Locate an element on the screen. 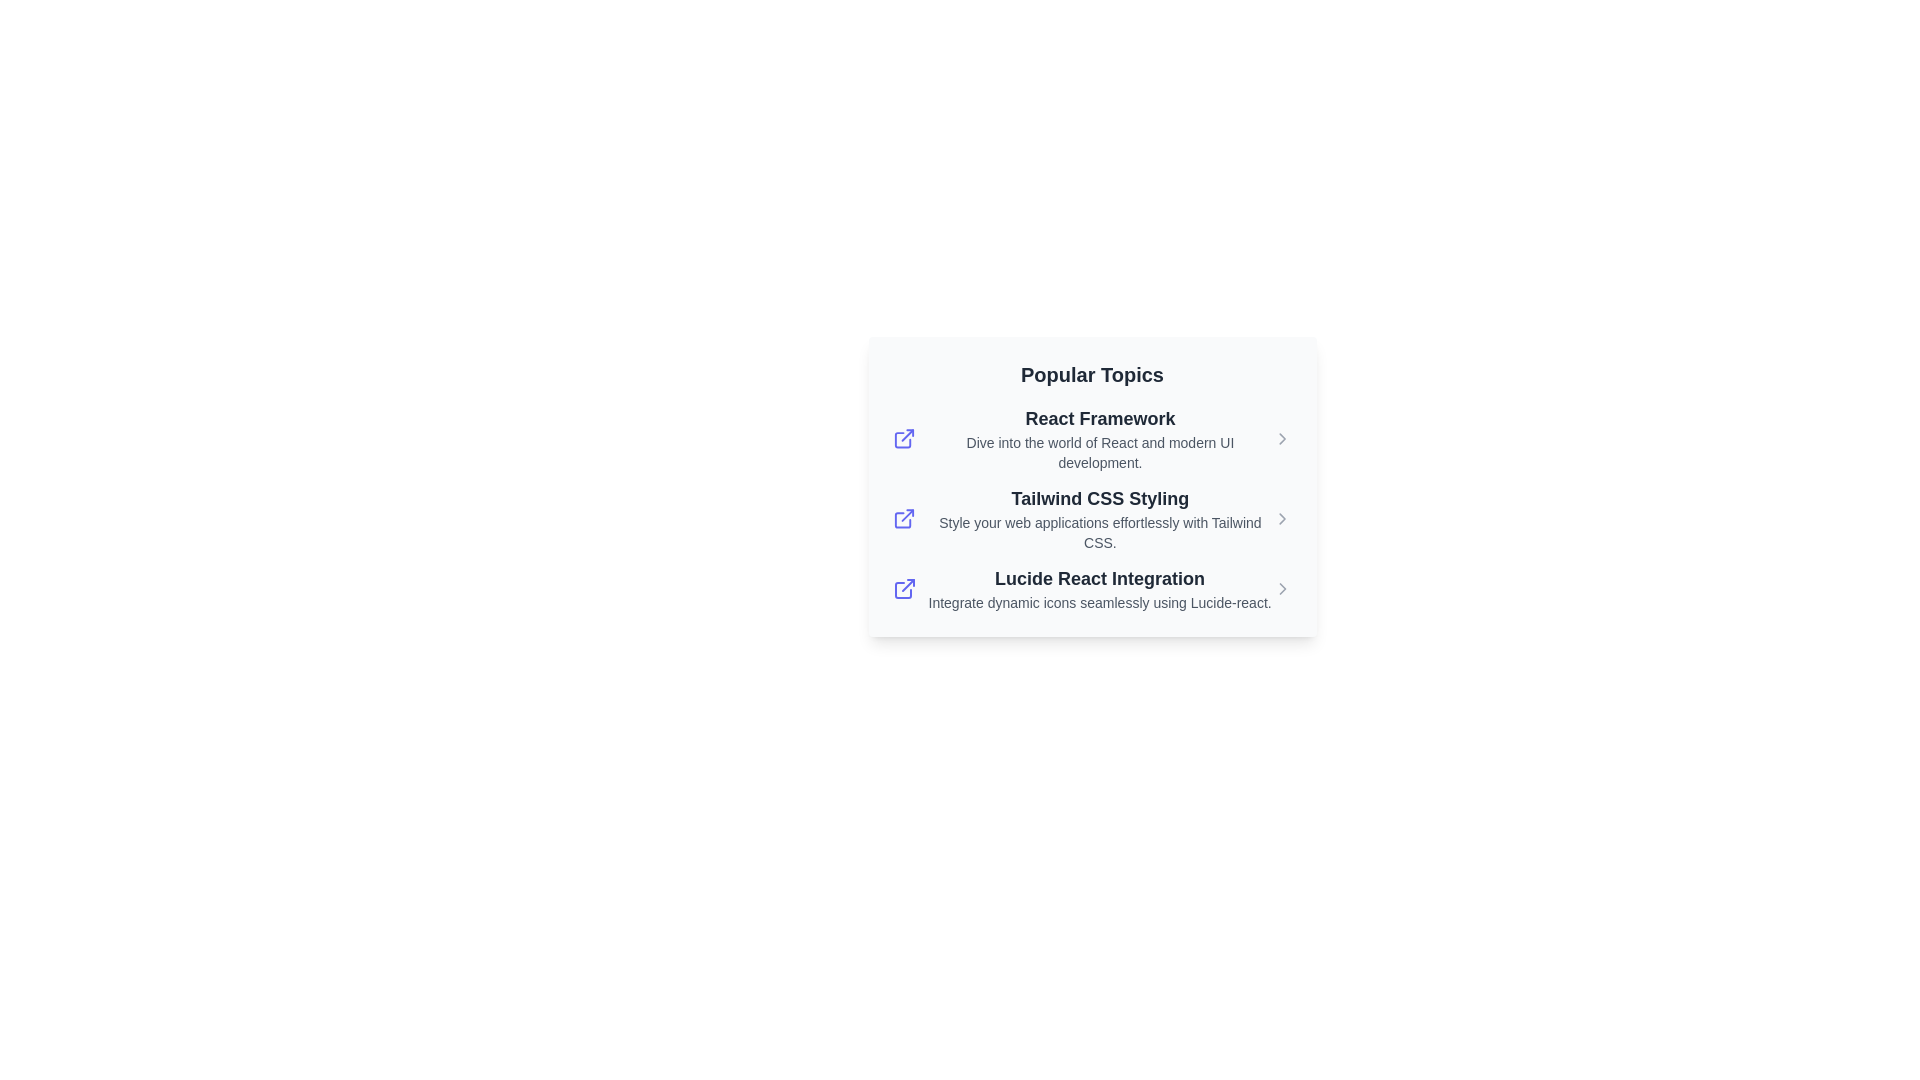  the right chevron icon located at the far-right side of the 'Lucide React Integration' entry in the list of topics is located at coordinates (1282, 588).